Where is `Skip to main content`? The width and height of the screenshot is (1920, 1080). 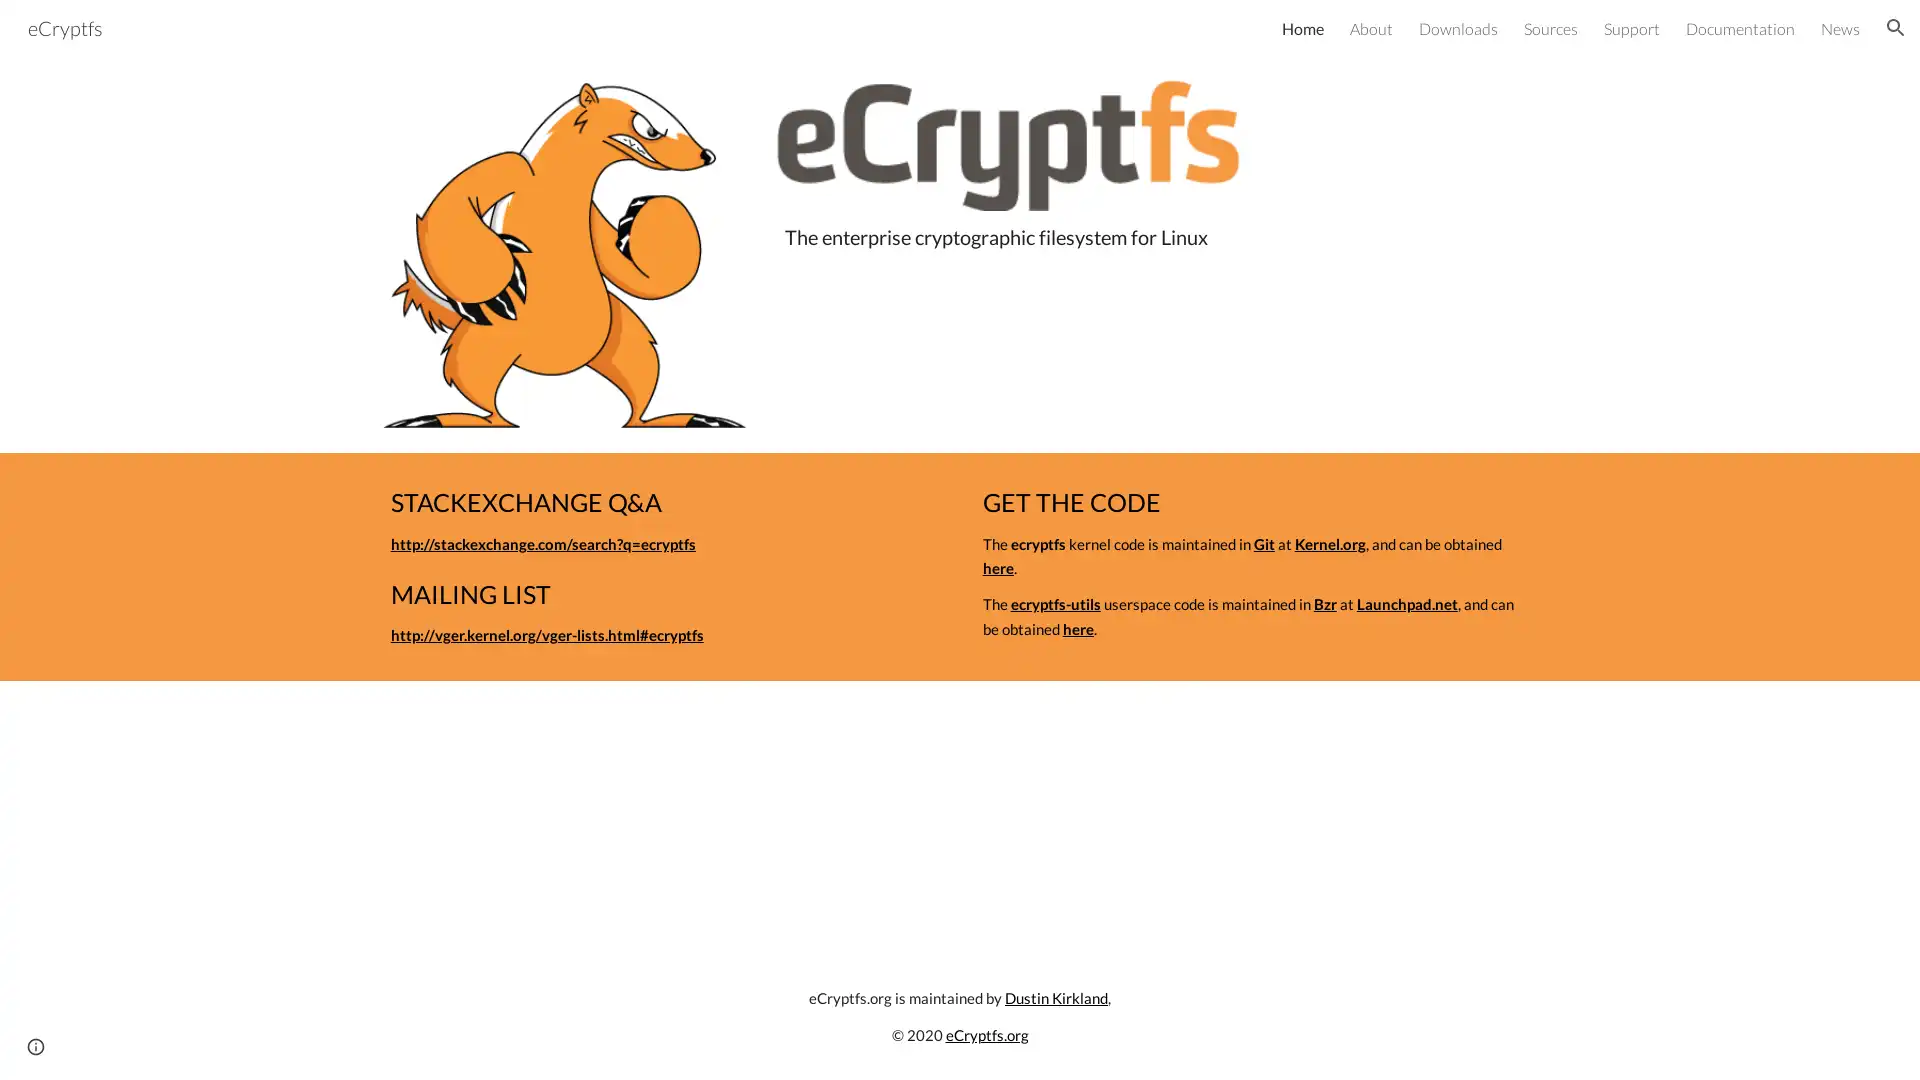 Skip to main content is located at coordinates (787, 37).